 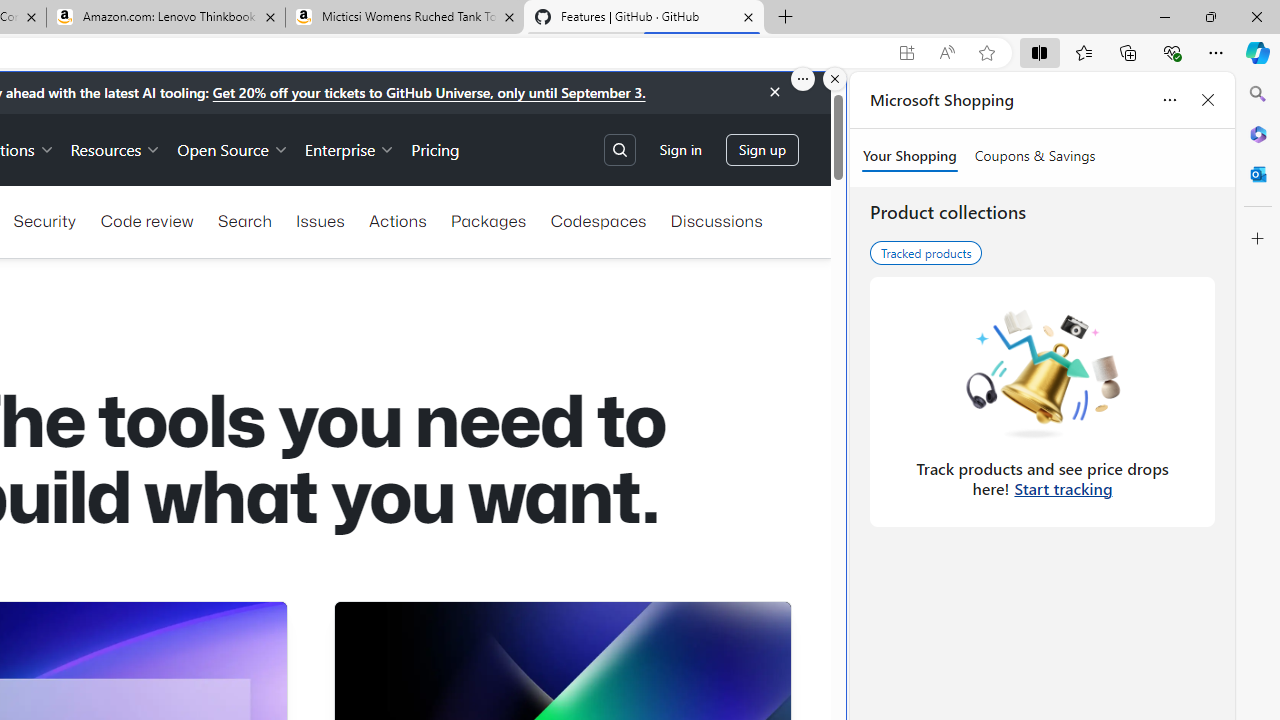 What do you see at coordinates (434, 148) in the screenshot?
I see `'Pricing'` at bounding box center [434, 148].